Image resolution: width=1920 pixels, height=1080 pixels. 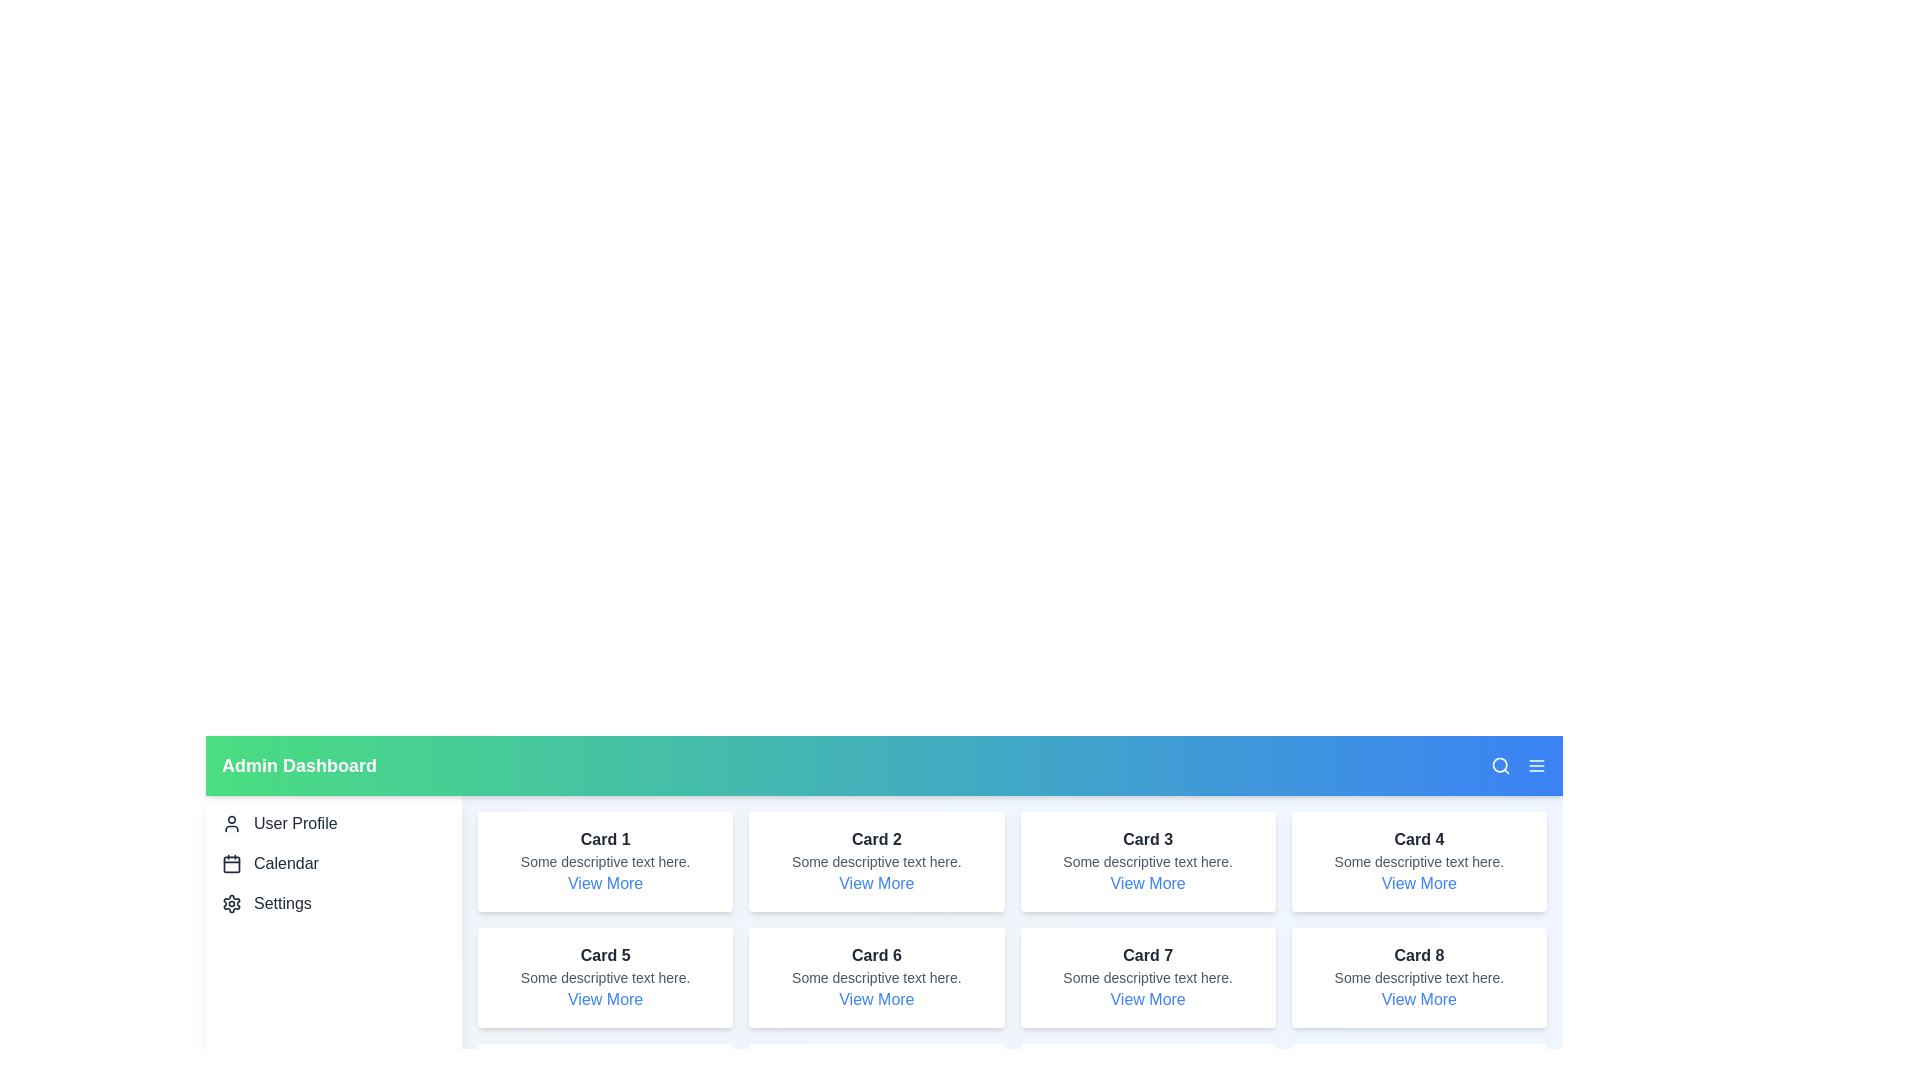 What do you see at coordinates (334, 863) in the screenshot?
I see `the menu item Calendar from the sidebar` at bounding box center [334, 863].